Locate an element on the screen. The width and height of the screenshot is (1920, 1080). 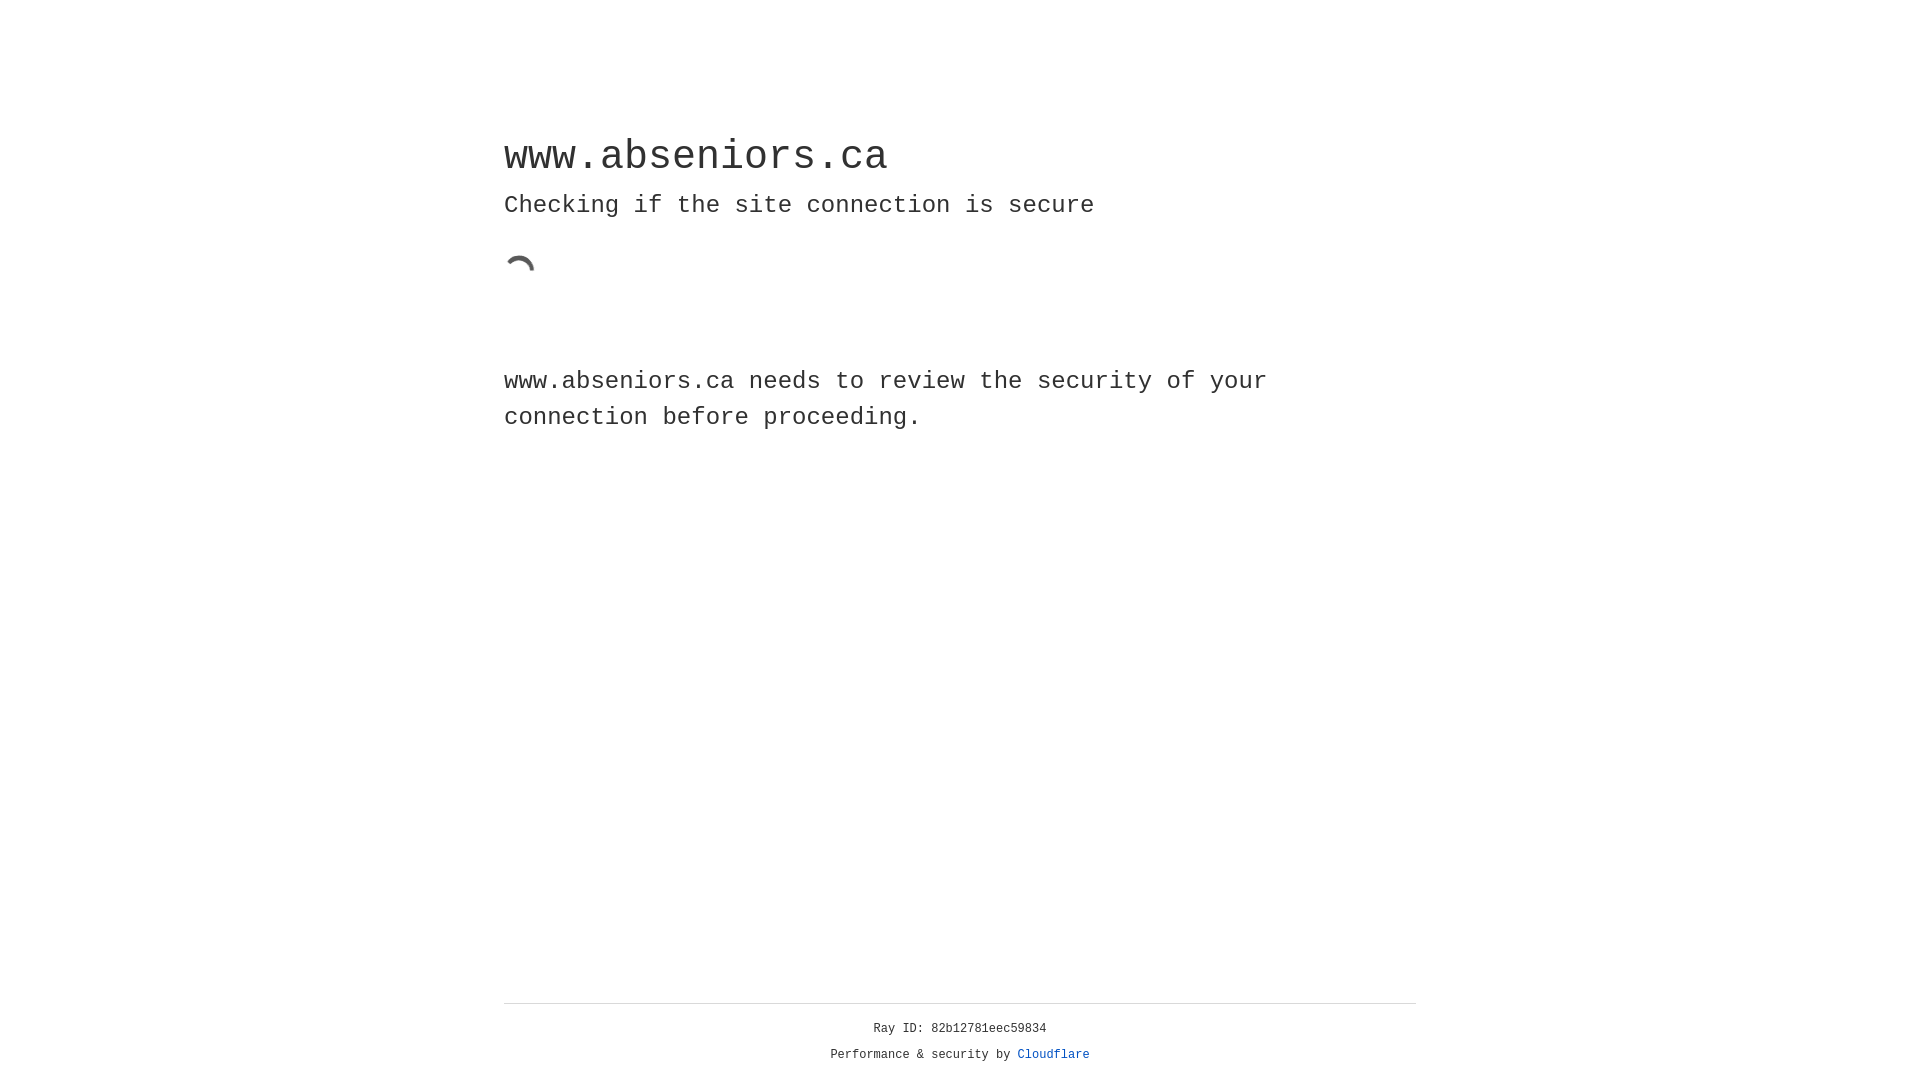
'Cloudflare' is located at coordinates (1053, 1054).